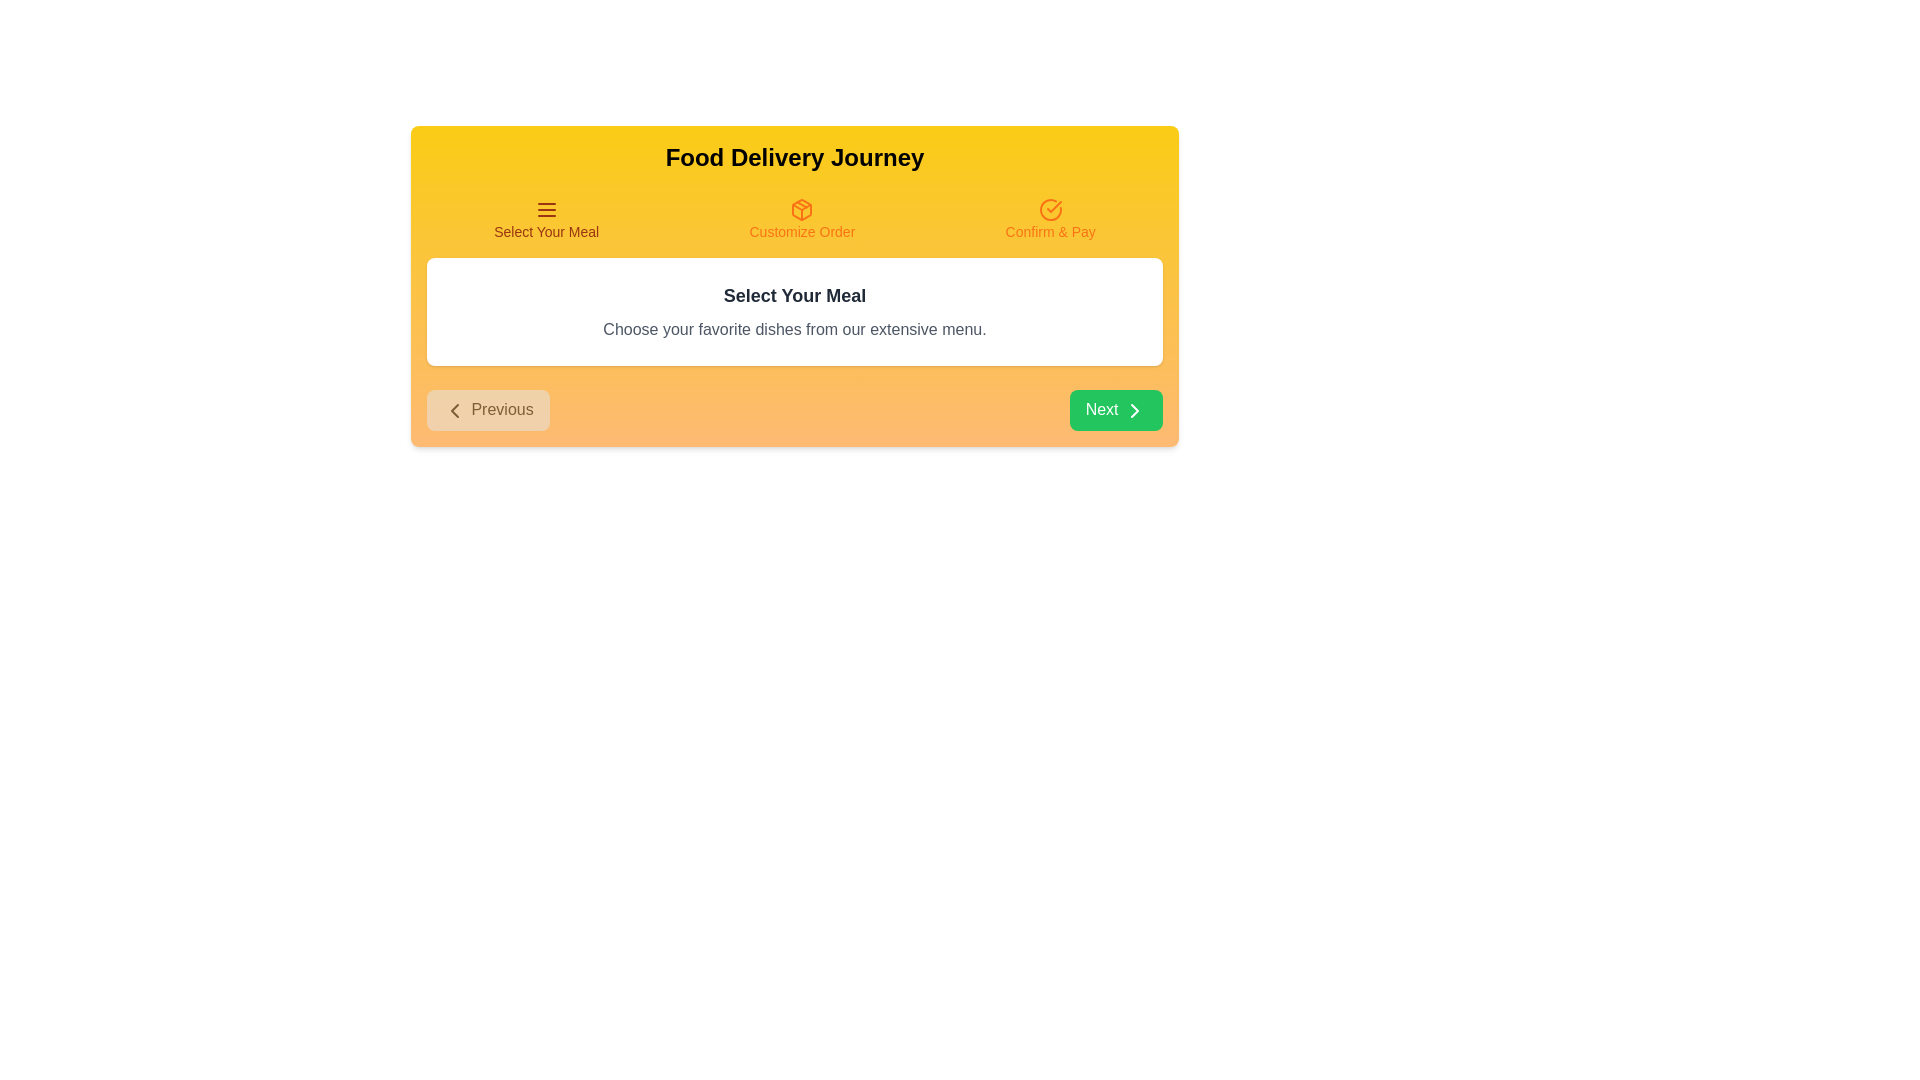  Describe the element at coordinates (546, 219) in the screenshot. I see `the Process step indicator, which features three horizontal bars above the text 'Select Your Meal' styled in orange, located in the top left of the header area` at that location.